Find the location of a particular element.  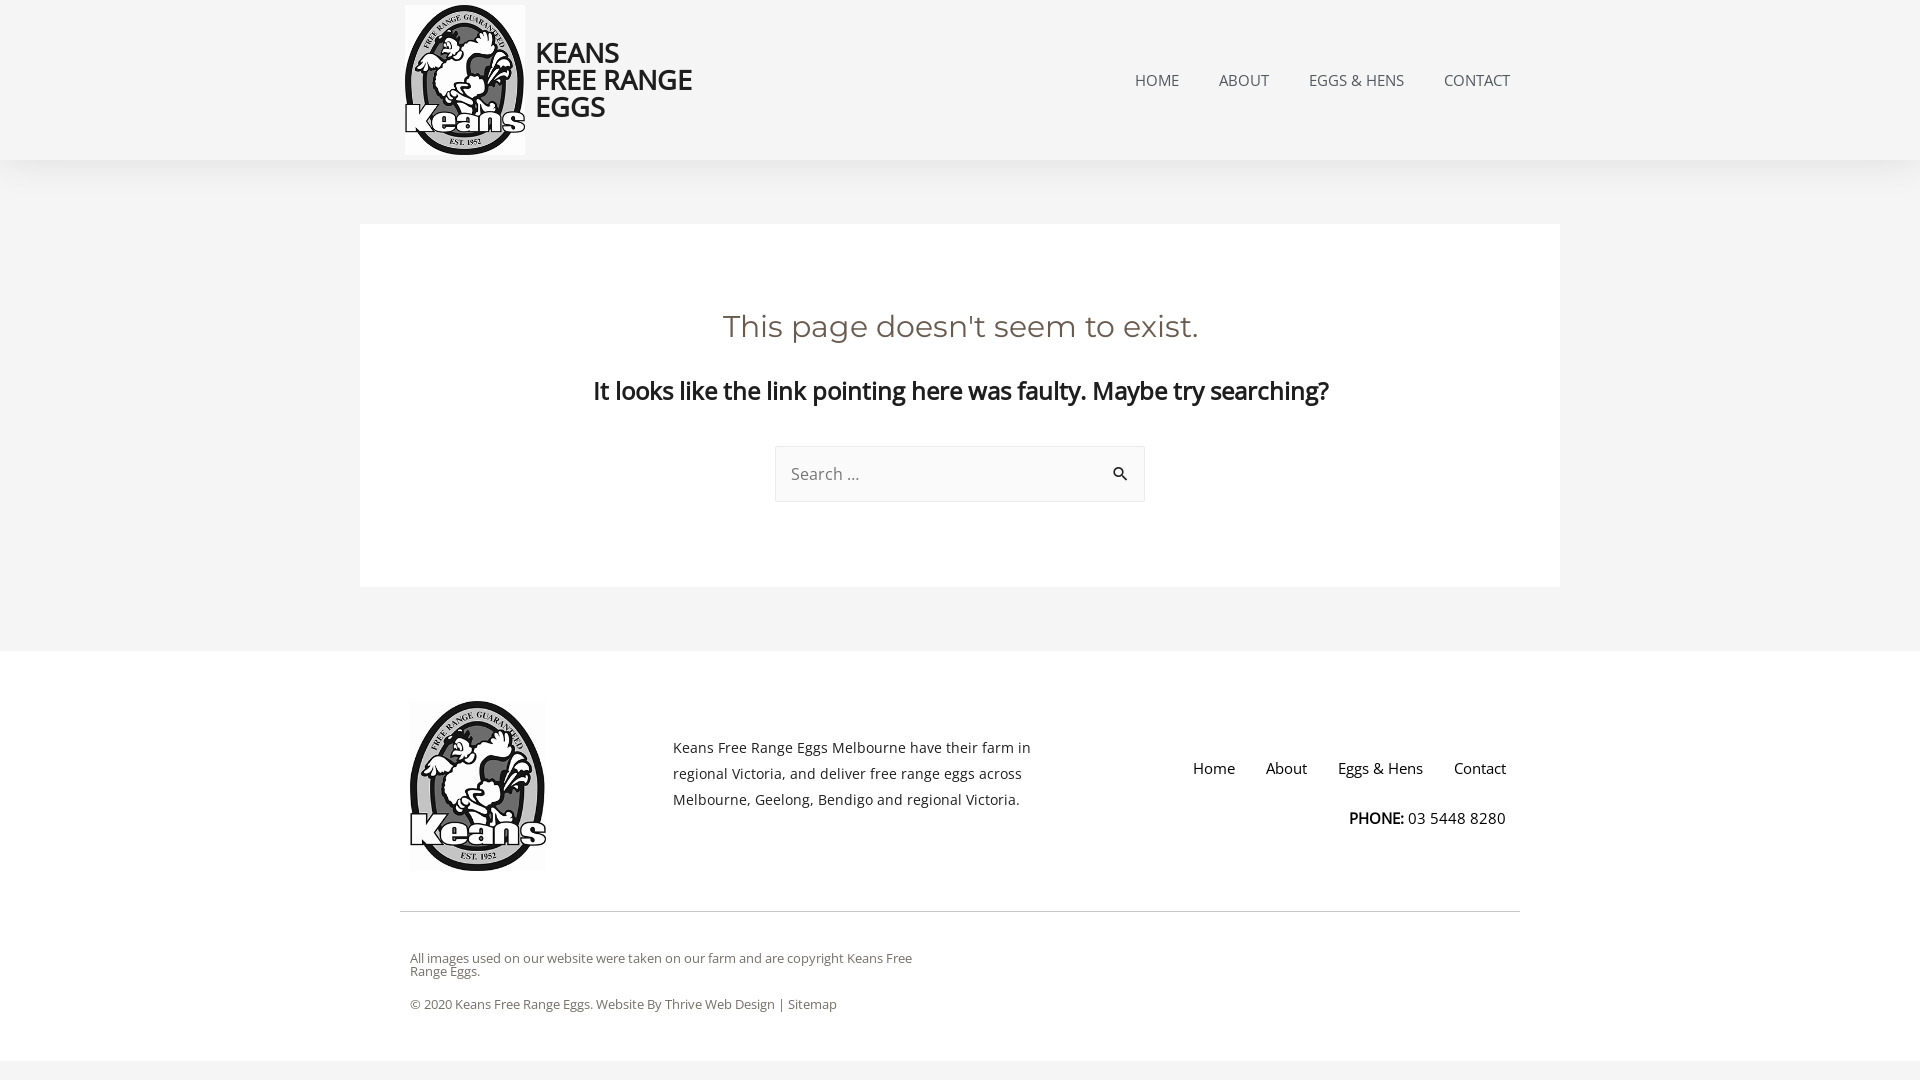

'Contact' is located at coordinates (1479, 766).